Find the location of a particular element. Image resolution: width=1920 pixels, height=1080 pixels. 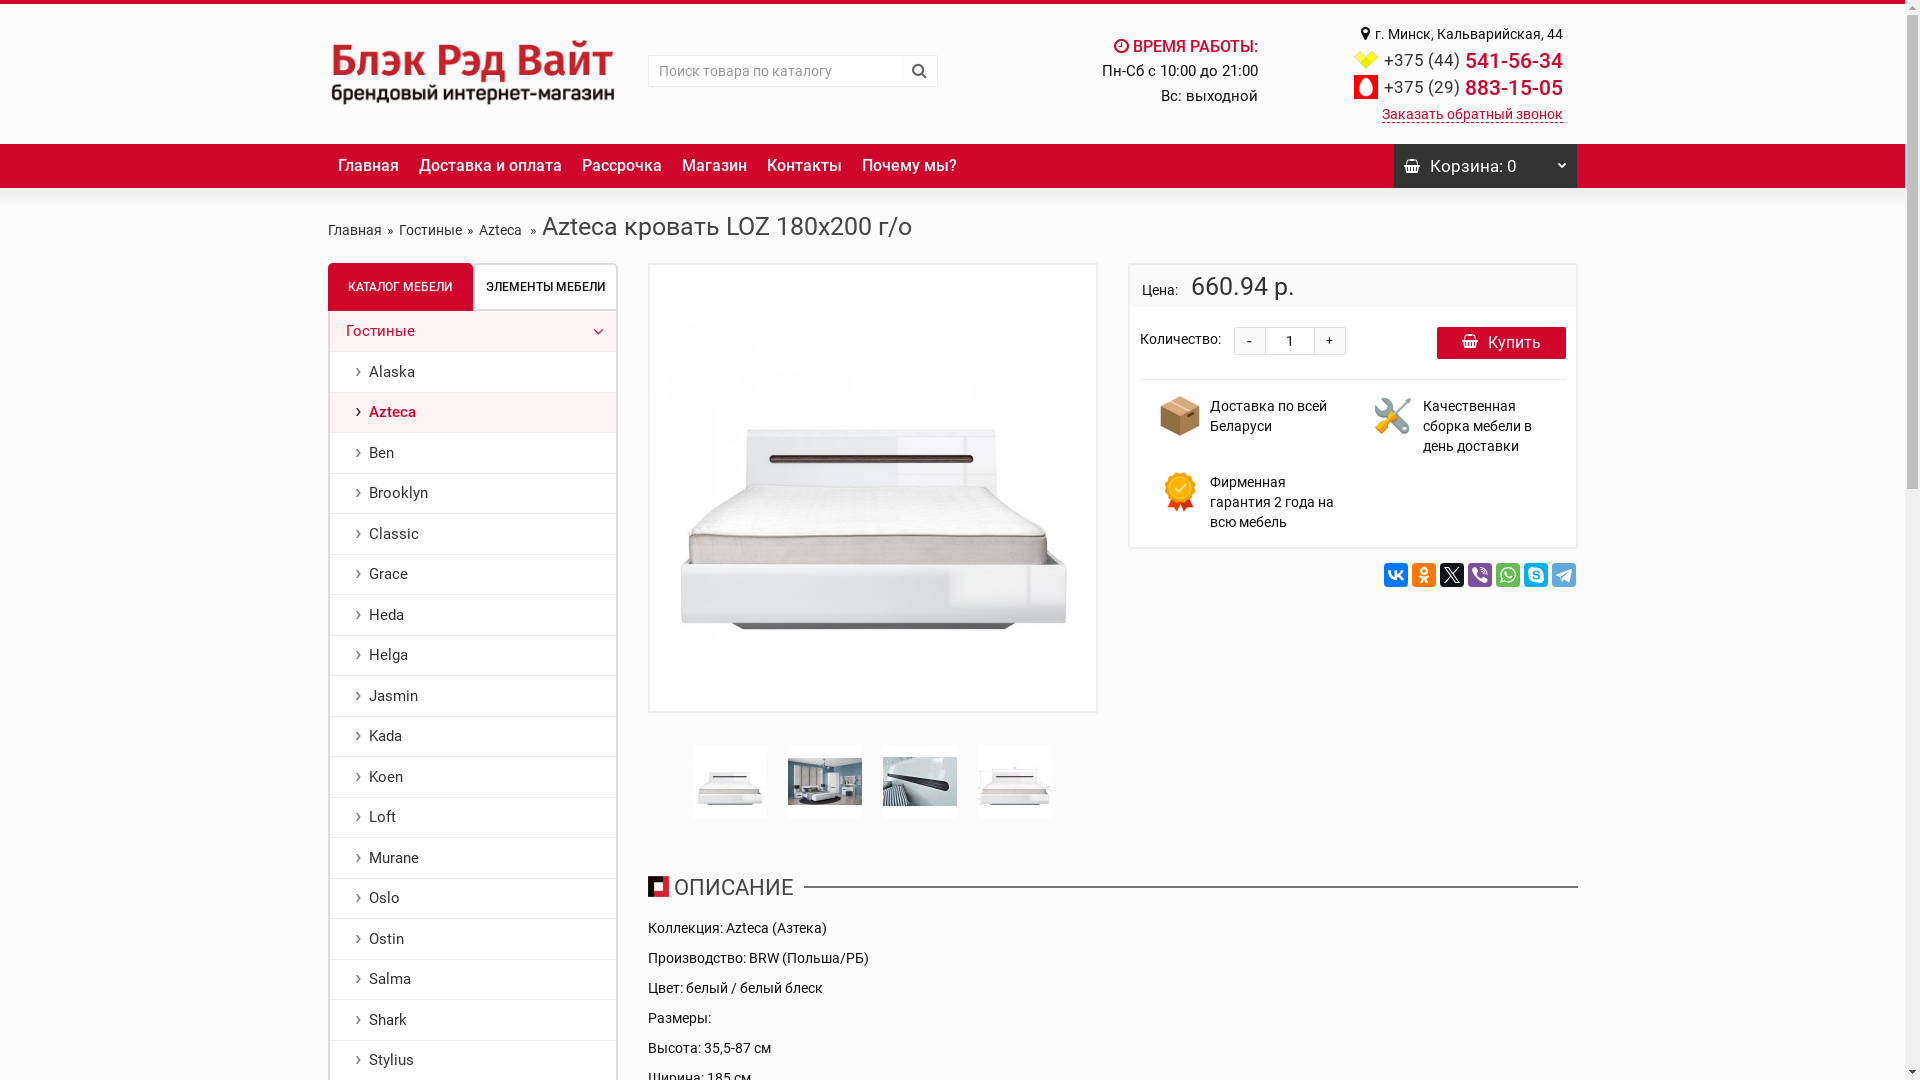

'Salma' is located at coordinates (472, 978).